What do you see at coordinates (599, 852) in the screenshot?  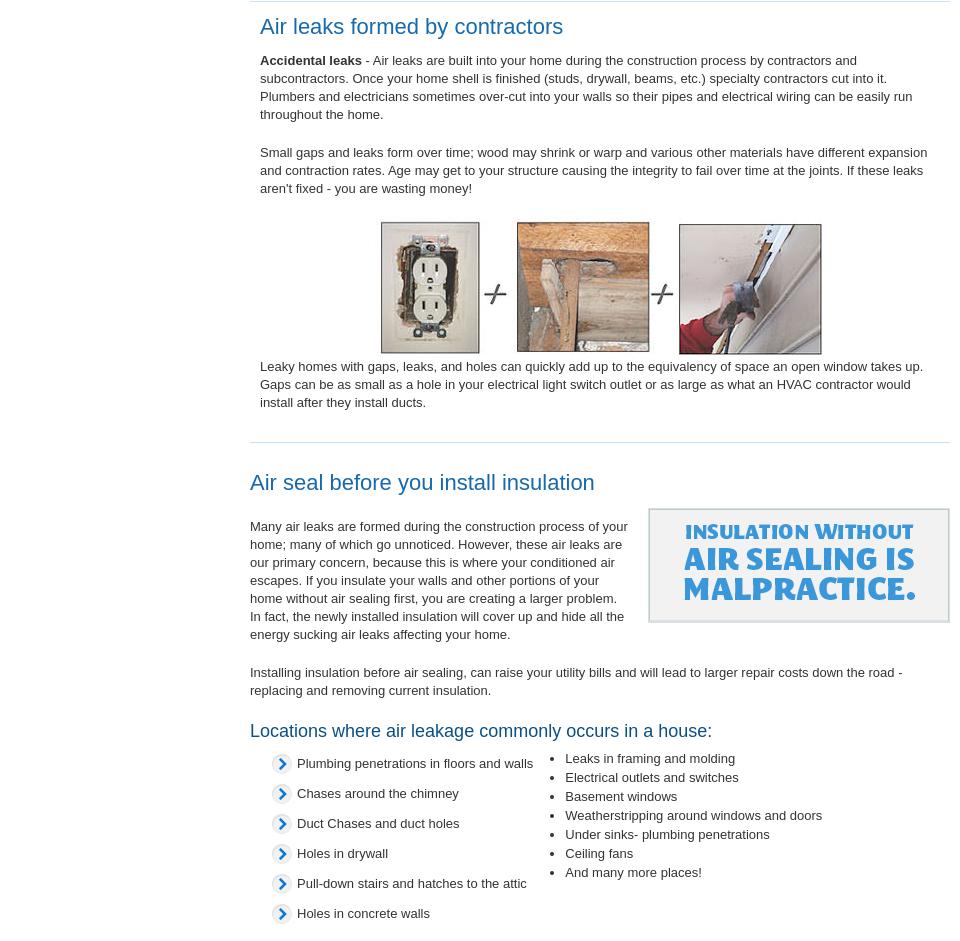 I see `'Ceiling fans'` at bounding box center [599, 852].